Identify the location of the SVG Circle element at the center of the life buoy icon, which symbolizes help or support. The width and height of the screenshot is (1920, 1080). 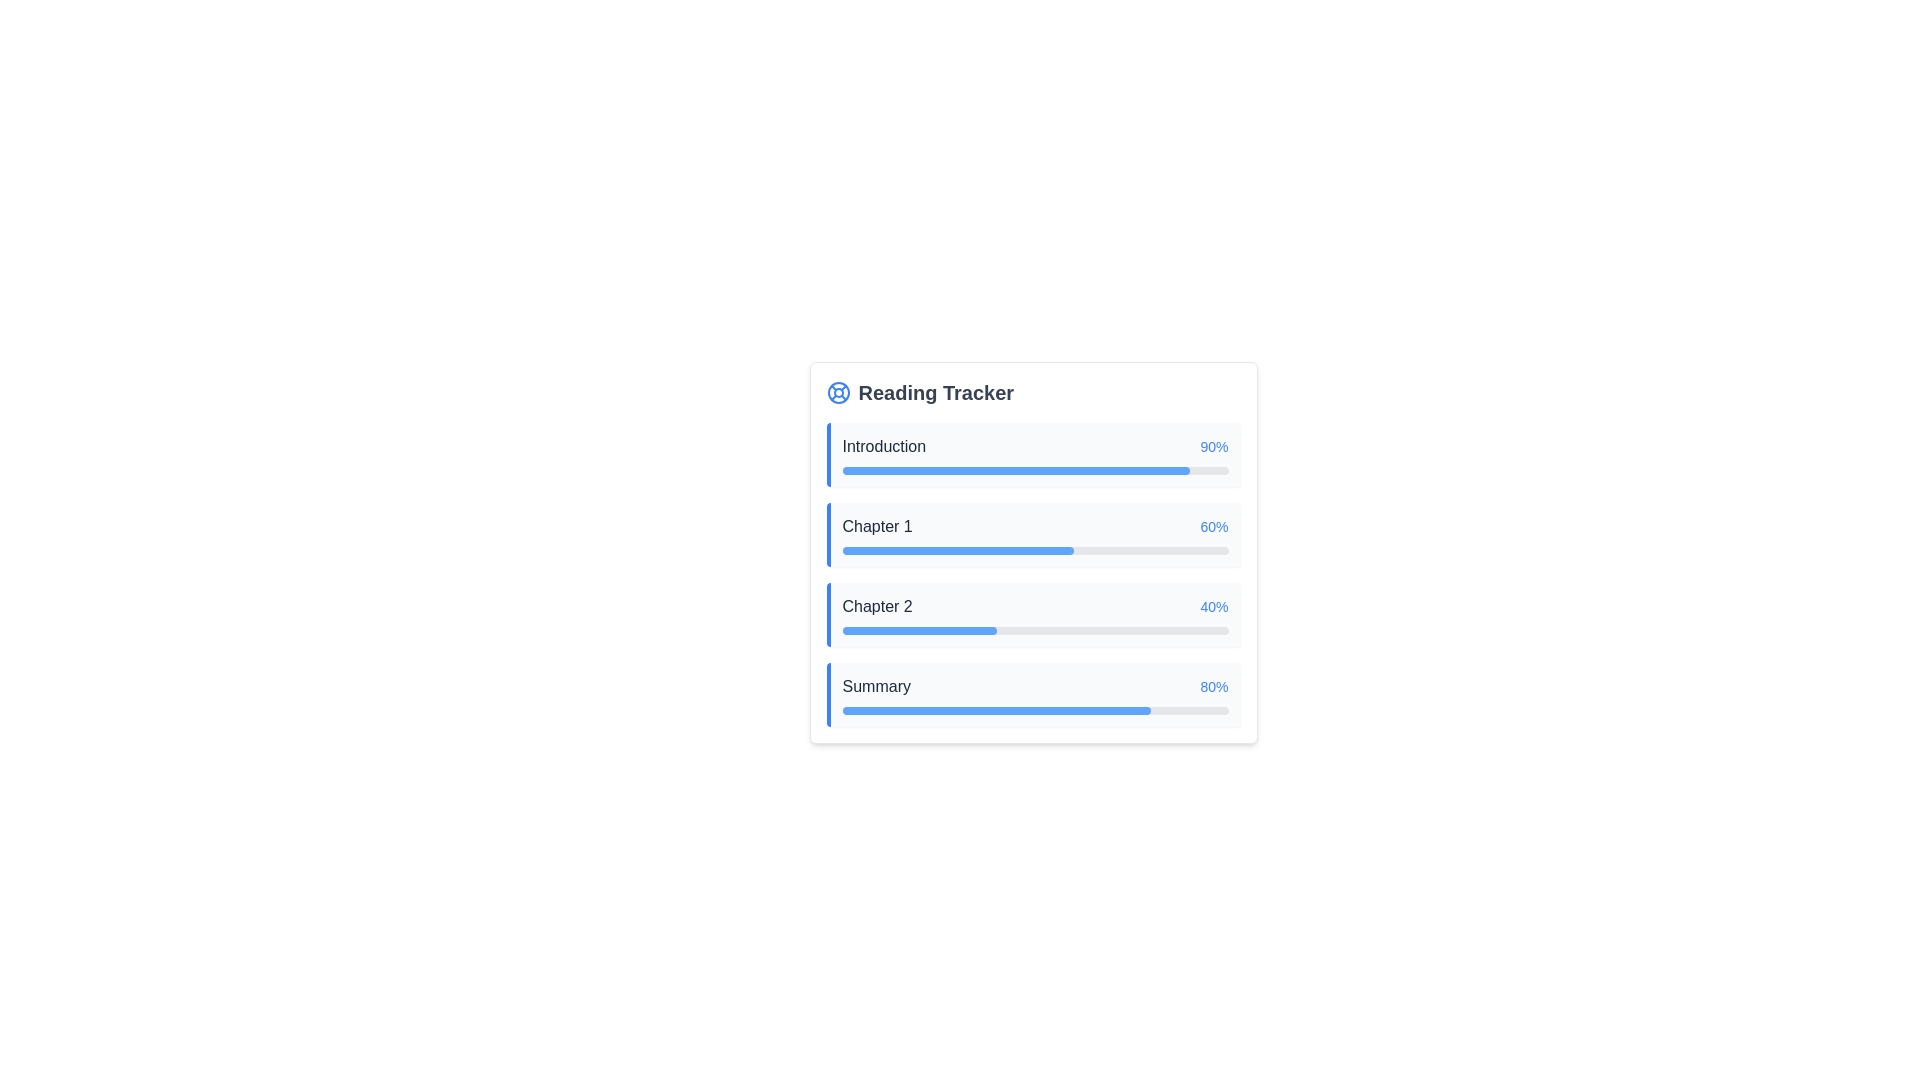
(838, 393).